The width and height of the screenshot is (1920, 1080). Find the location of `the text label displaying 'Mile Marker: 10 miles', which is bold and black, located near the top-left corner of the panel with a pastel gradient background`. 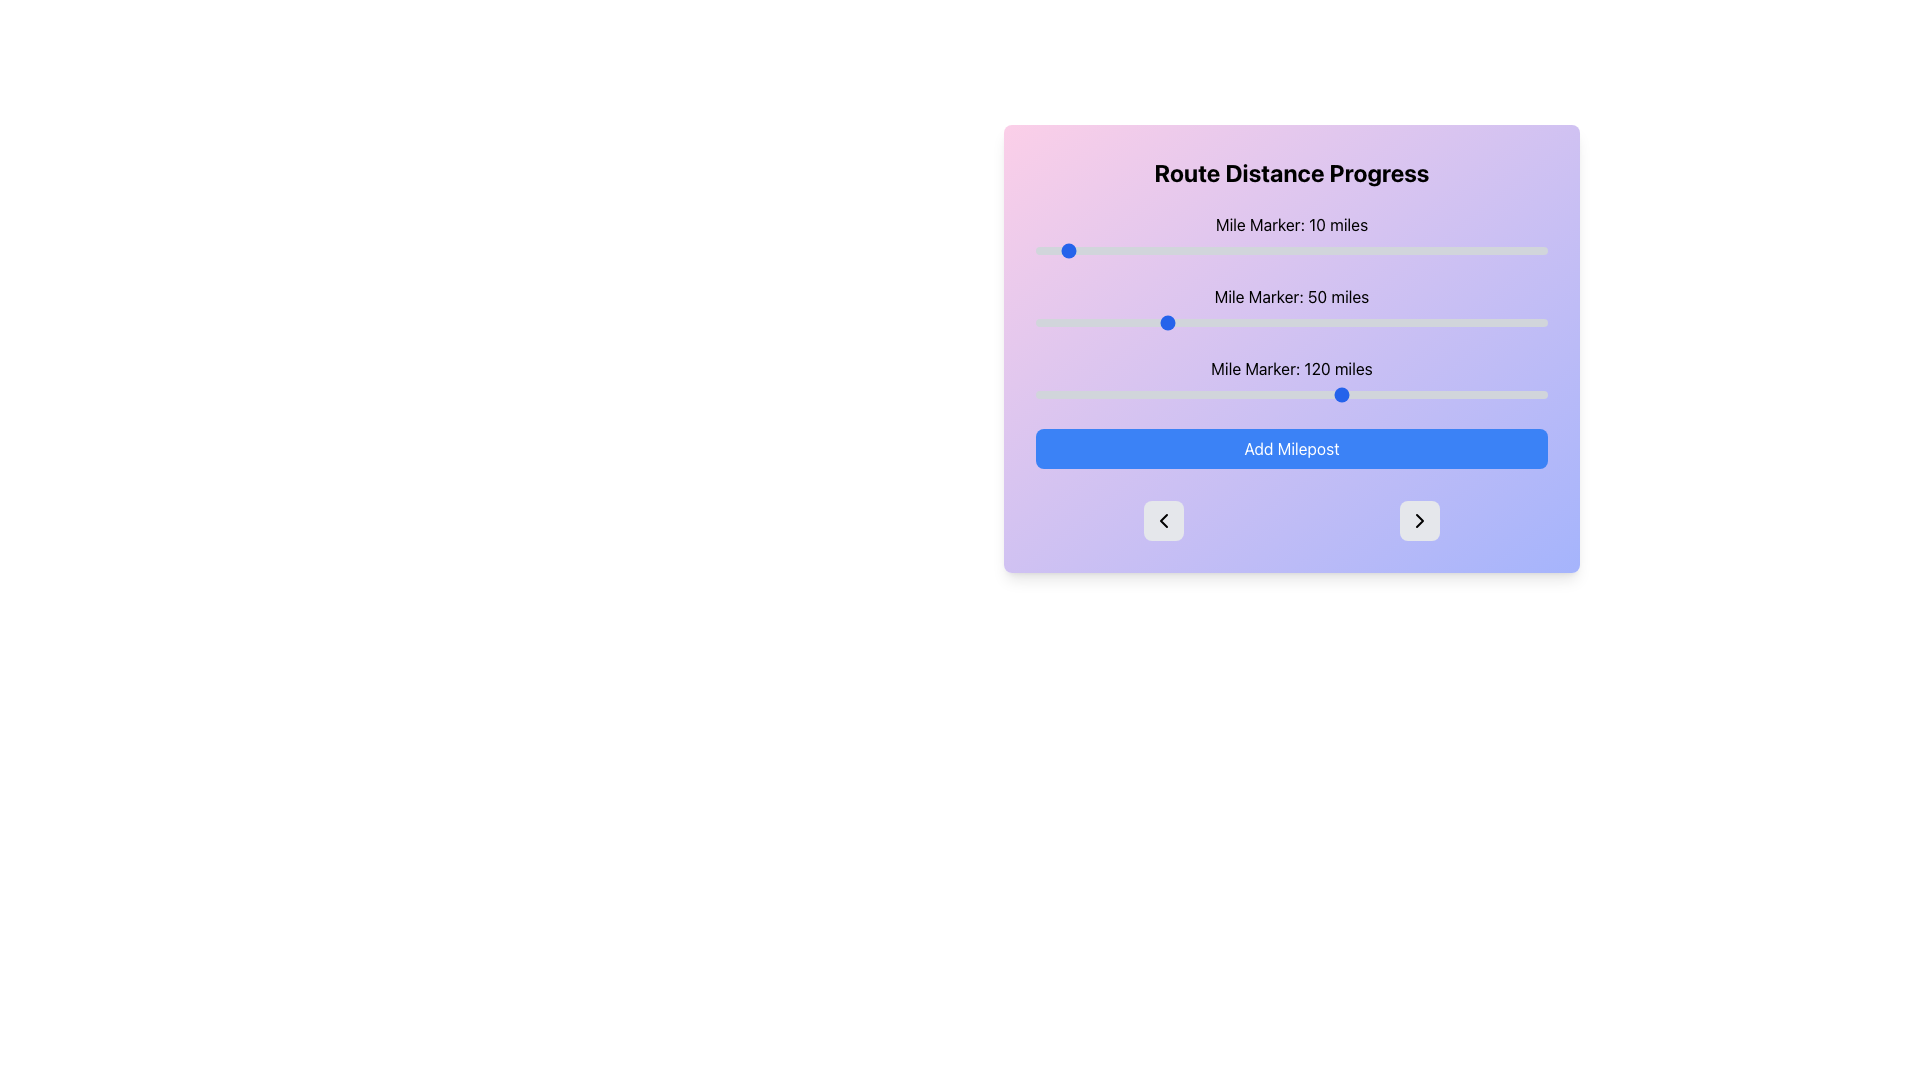

the text label displaying 'Mile Marker: 10 miles', which is bold and black, located near the top-left corner of the panel with a pastel gradient background is located at coordinates (1291, 224).